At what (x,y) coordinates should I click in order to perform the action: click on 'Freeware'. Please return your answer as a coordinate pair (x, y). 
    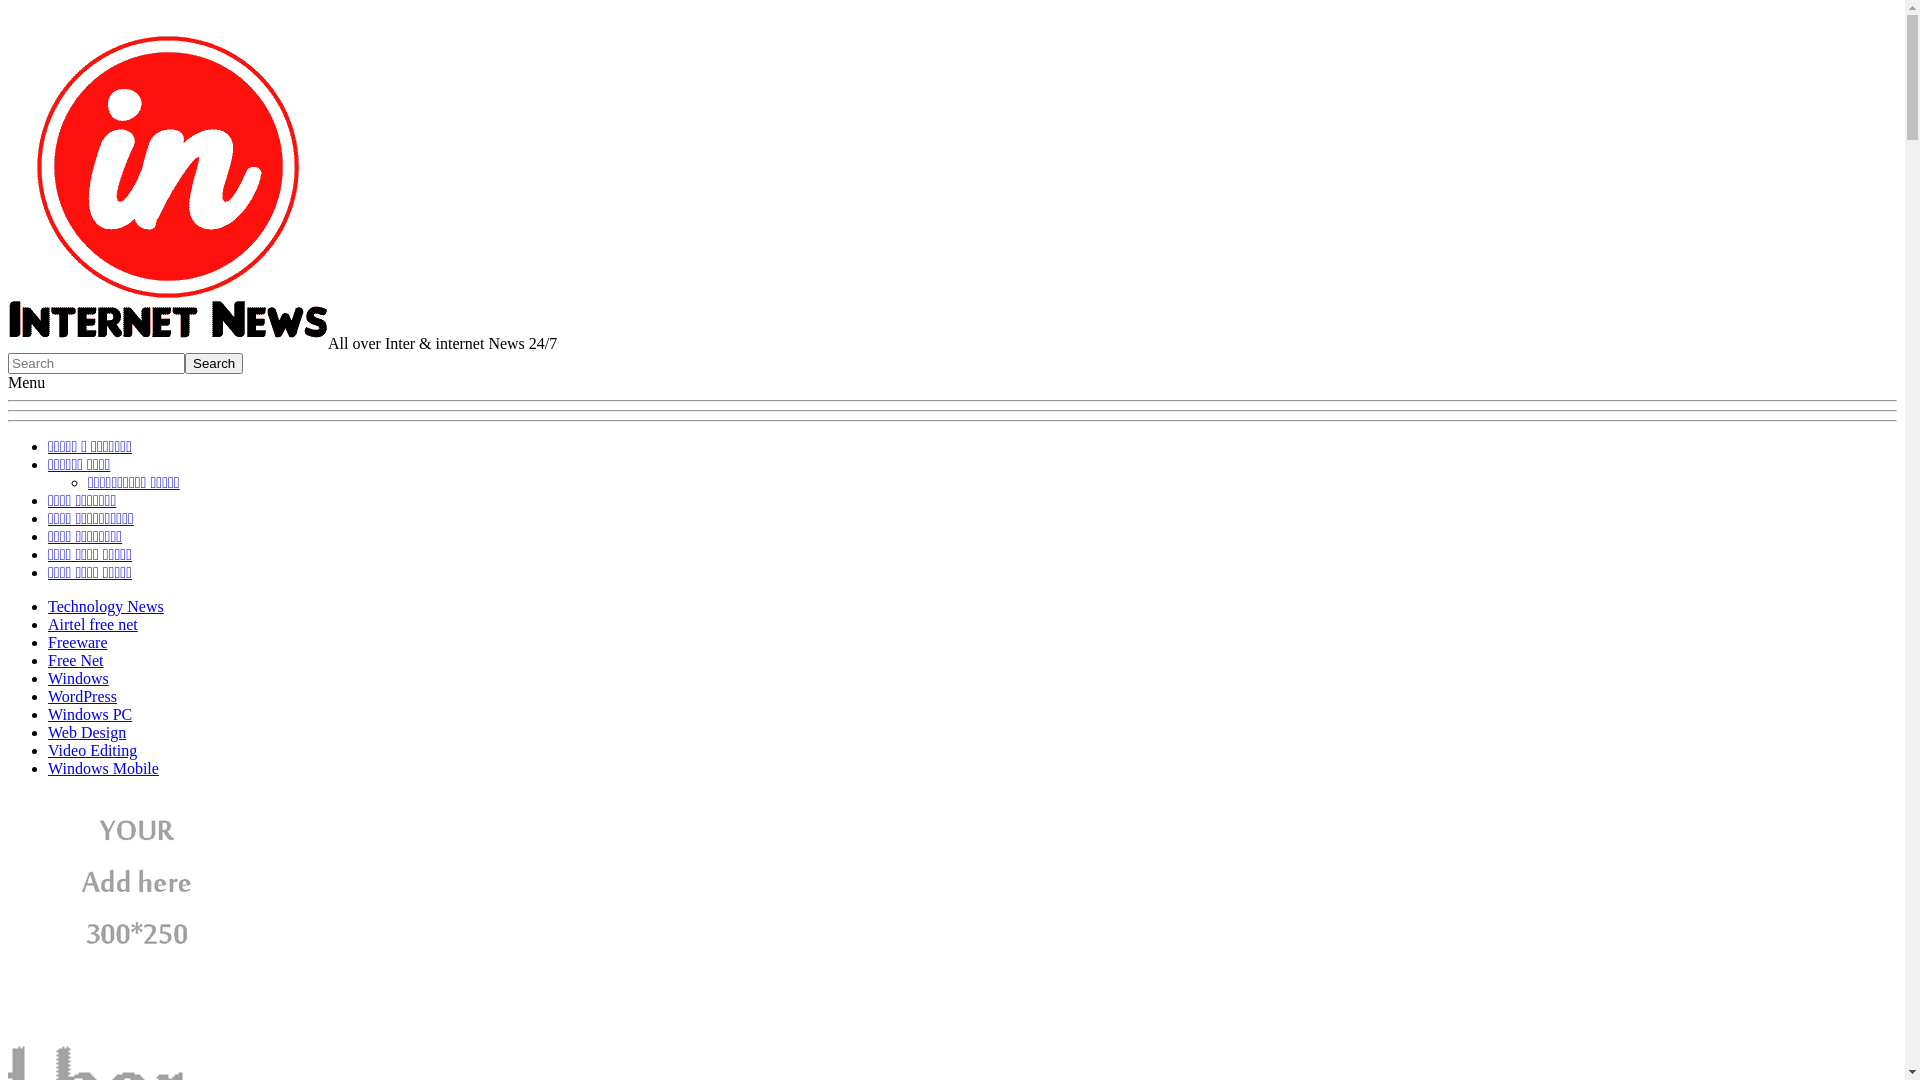
    Looking at the image, I should click on (77, 642).